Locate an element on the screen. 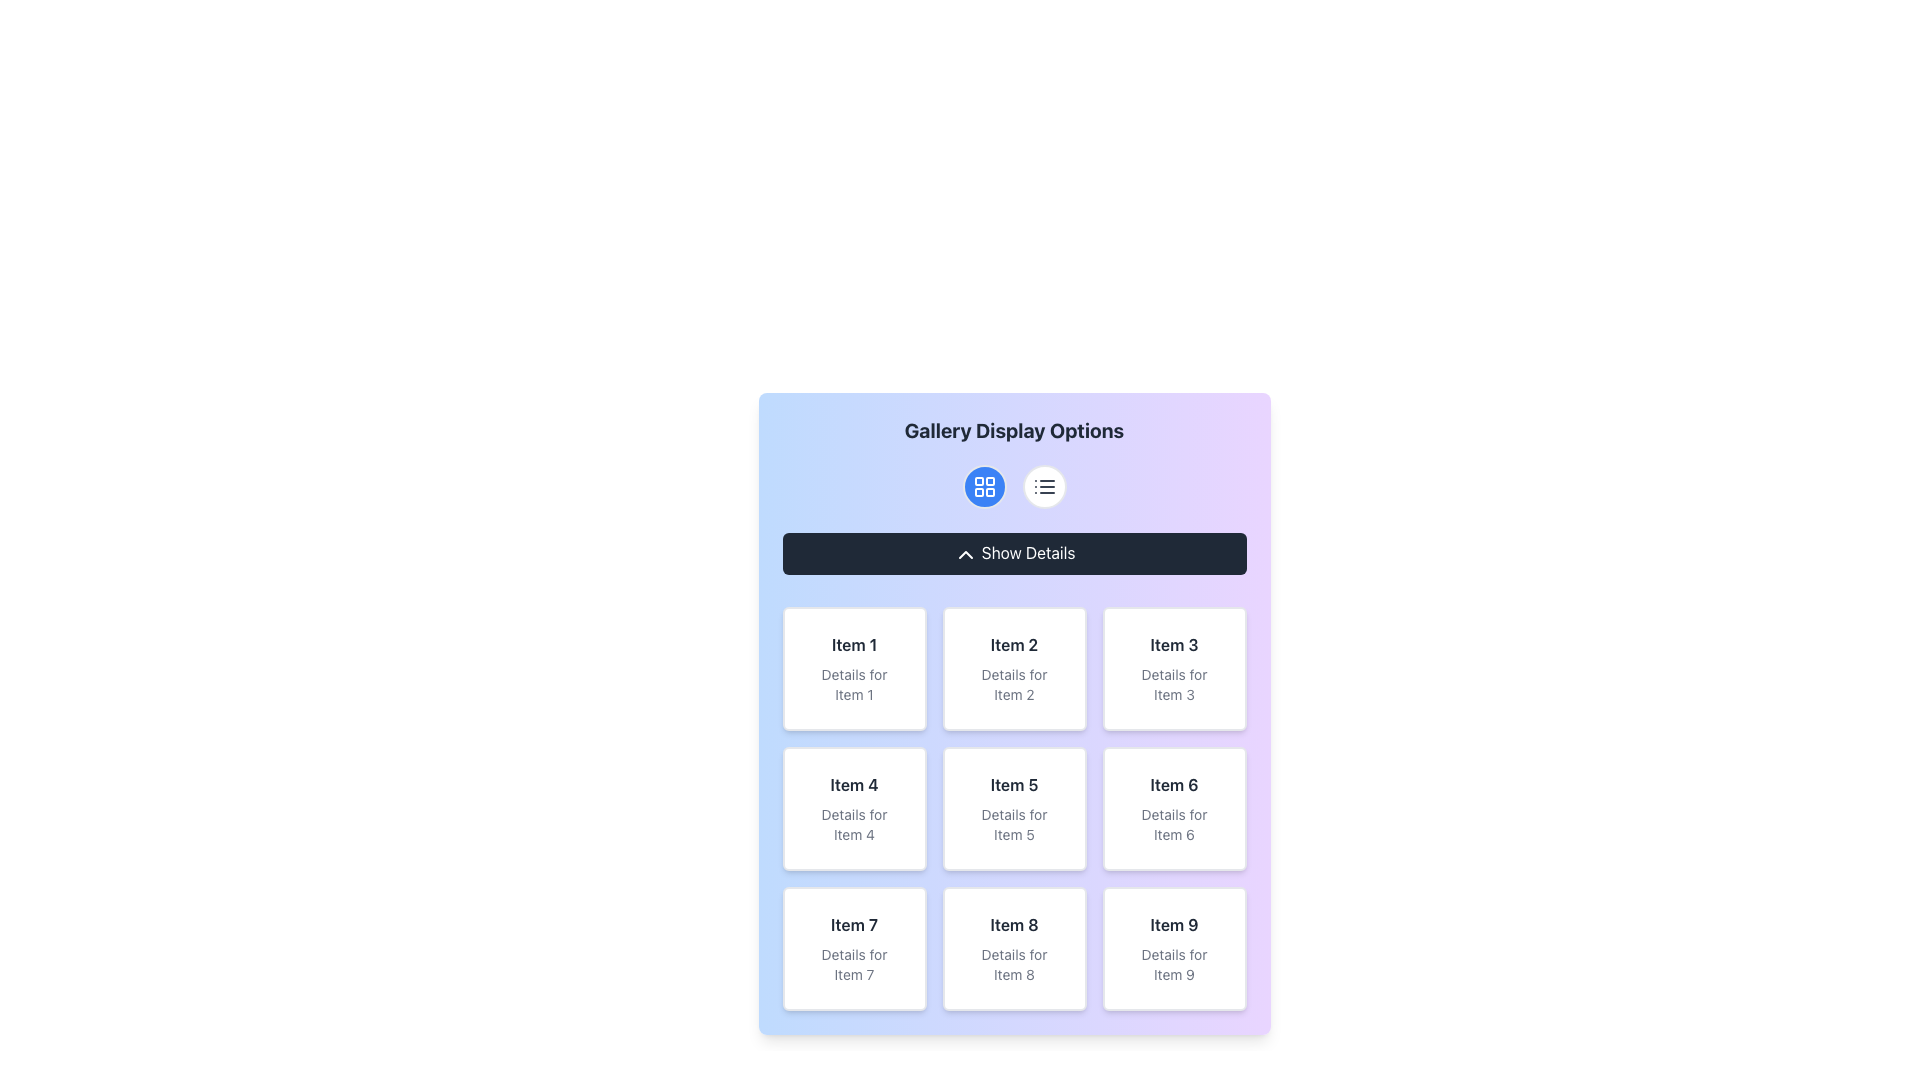 This screenshot has width=1920, height=1080. the card component displaying 'Item 1' with a white background and rounded corners located at the top-left corner of the grid is located at coordinates (854, 668).